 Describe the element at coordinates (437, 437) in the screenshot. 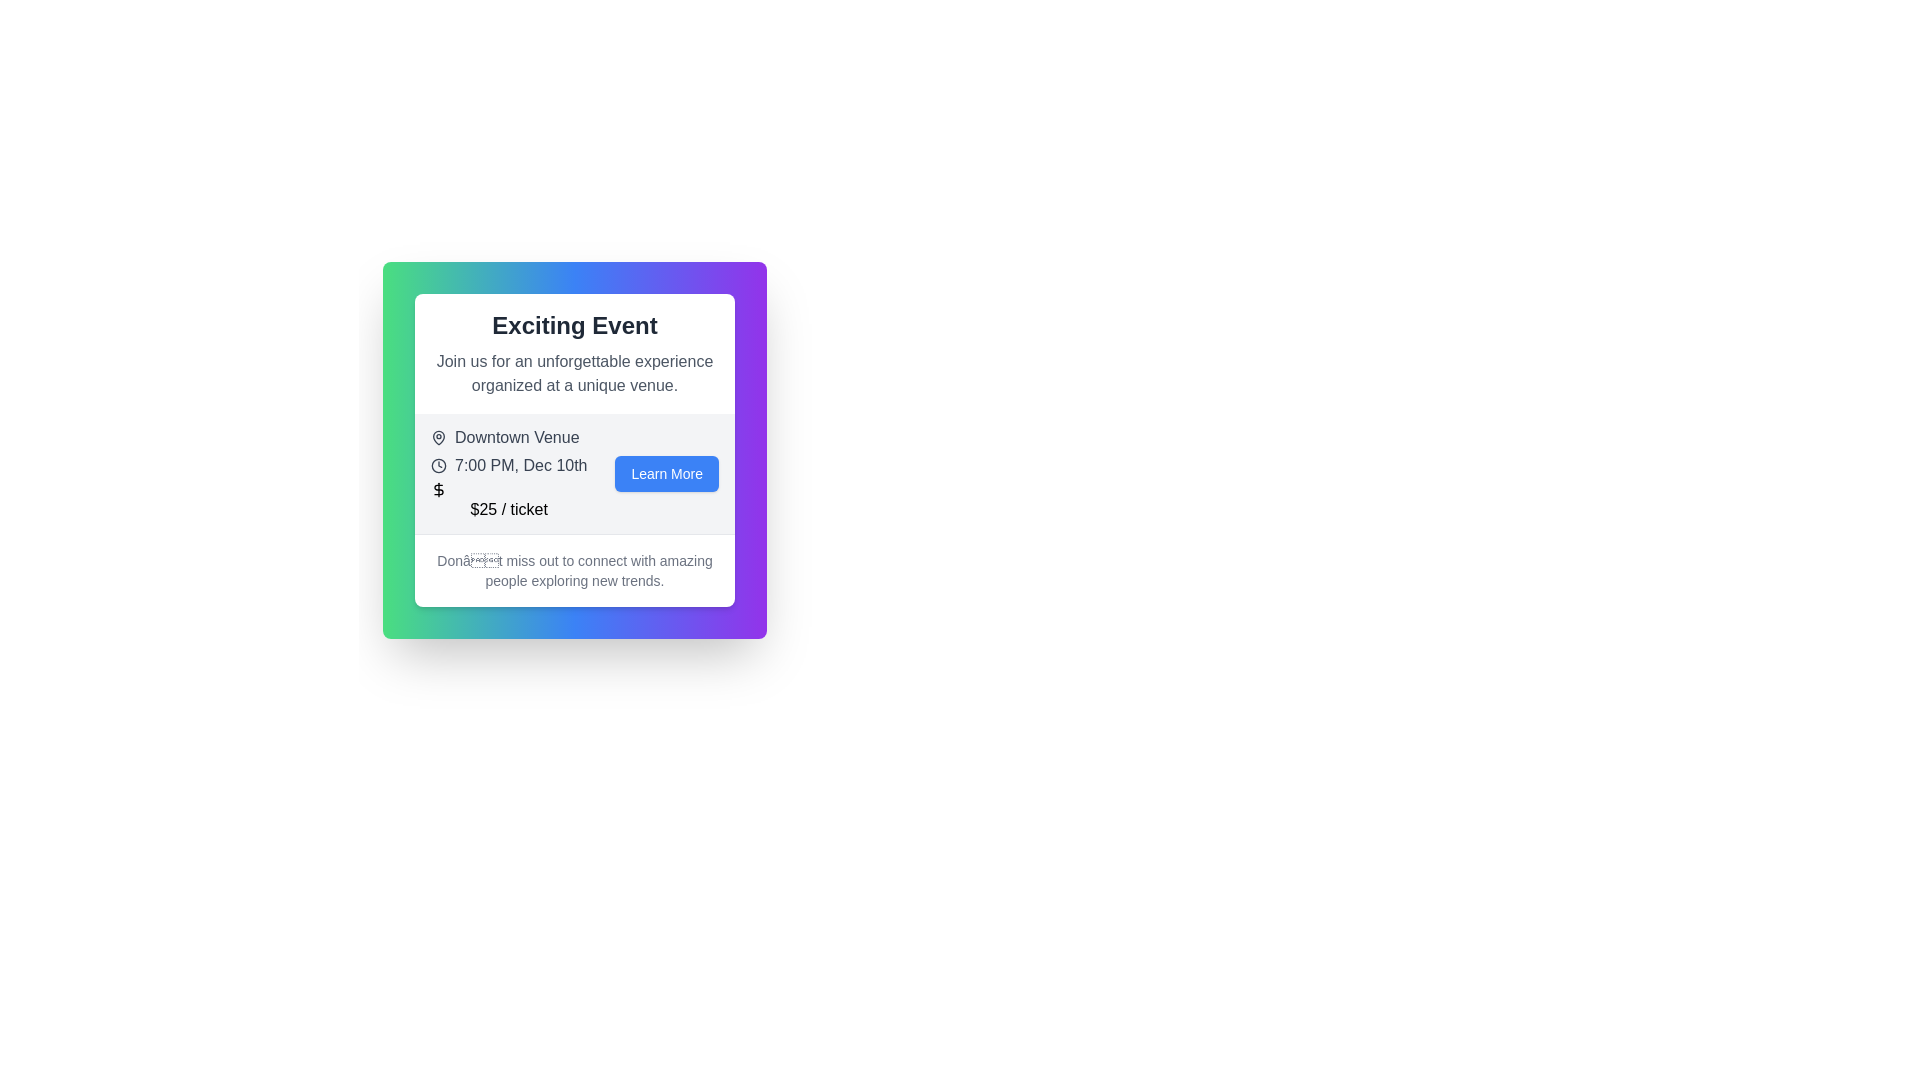

I see `the icon representing the location or venue associated with 'Downtown Venue', which is located in the top-left of its section and precedes the text content` at that location.